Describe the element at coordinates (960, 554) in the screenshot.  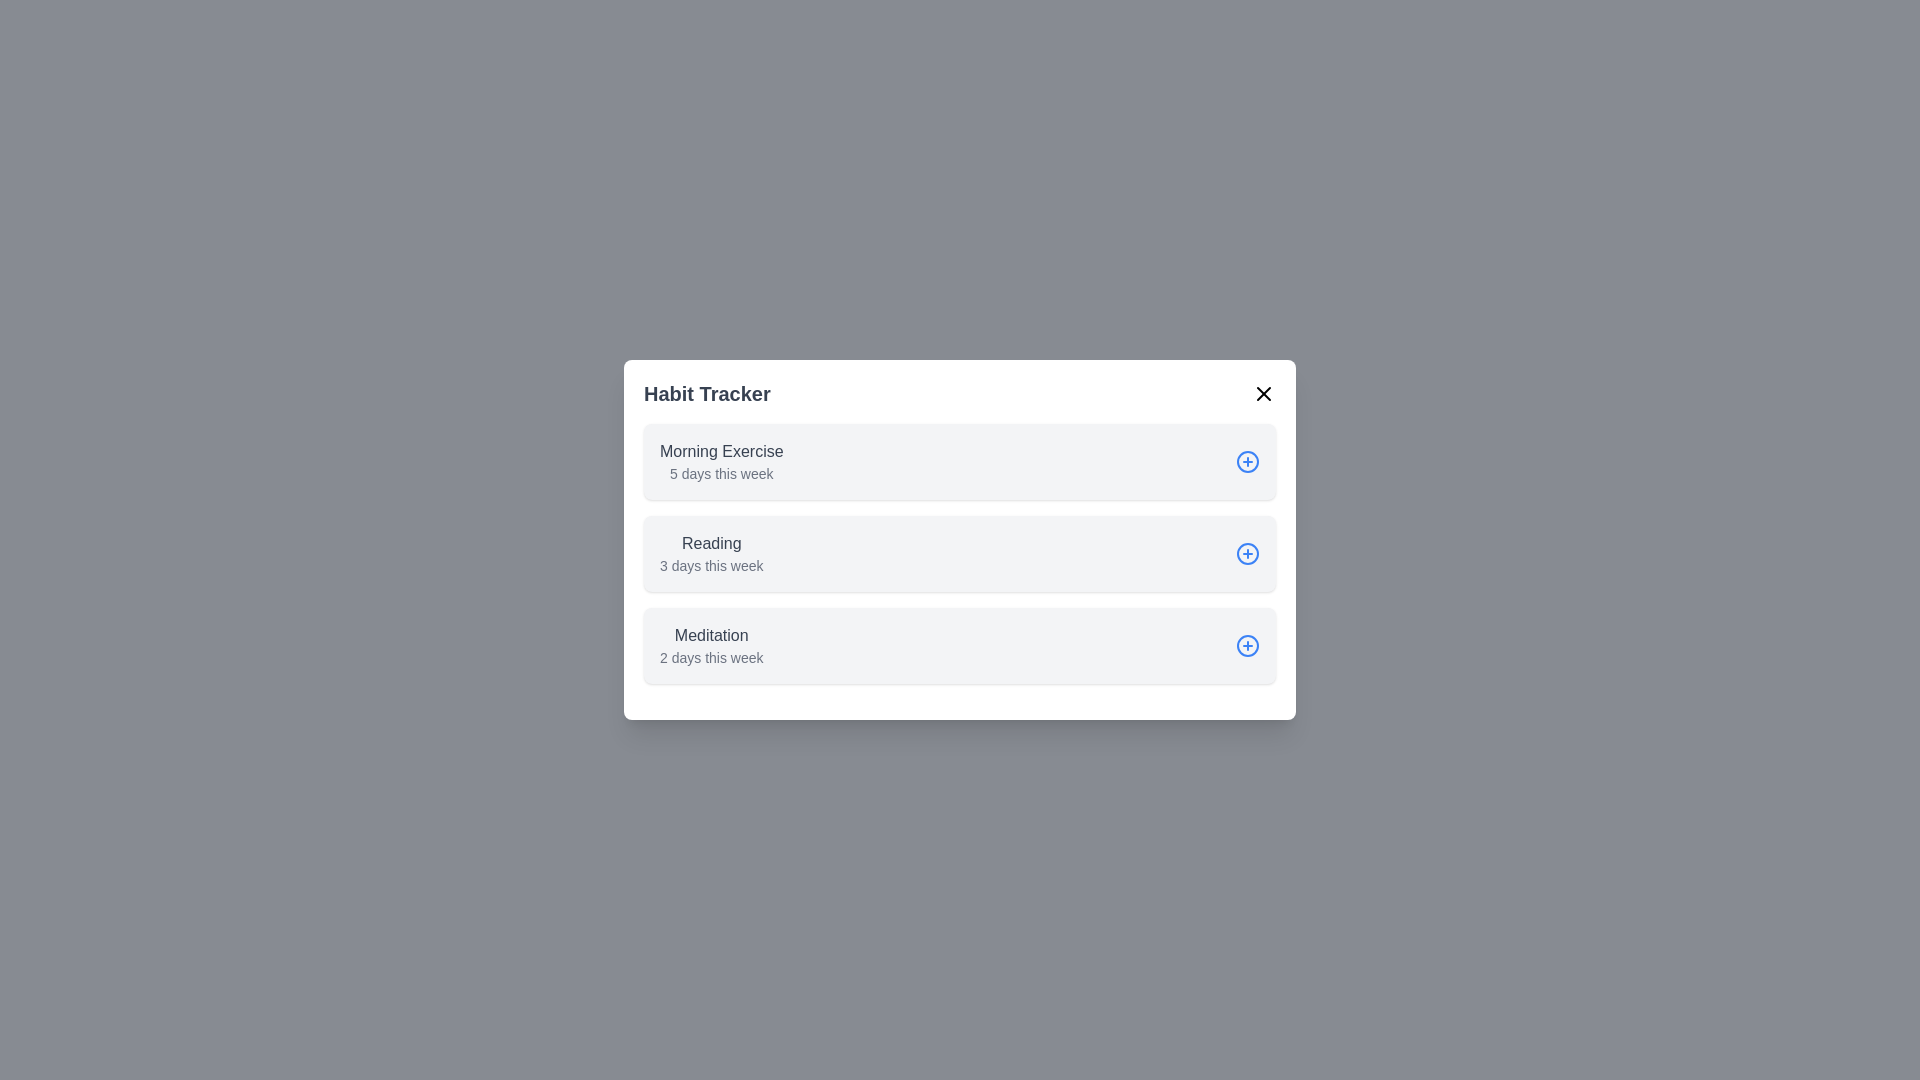
I see `the 'Reading' habit to inspect its details` at that location.